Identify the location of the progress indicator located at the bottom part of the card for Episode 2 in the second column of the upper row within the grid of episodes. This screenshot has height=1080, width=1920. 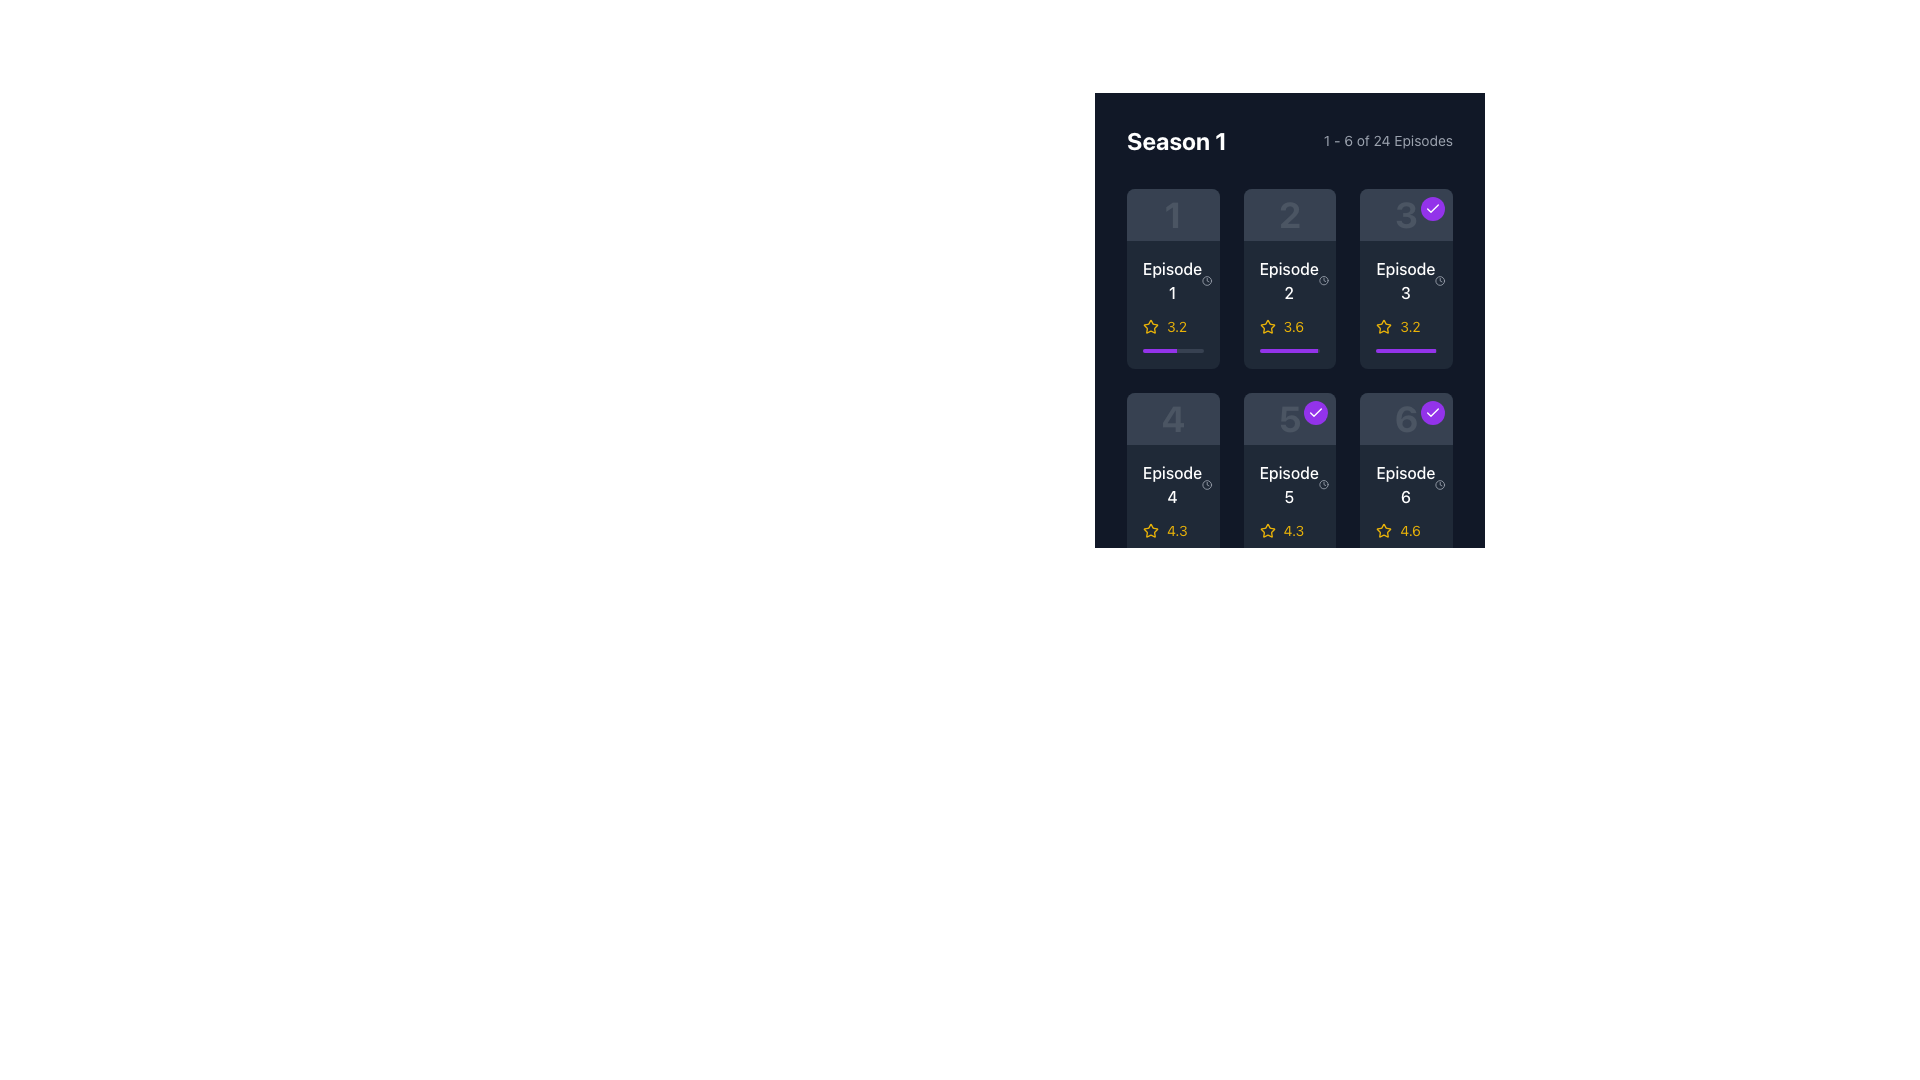
(1290, 350).